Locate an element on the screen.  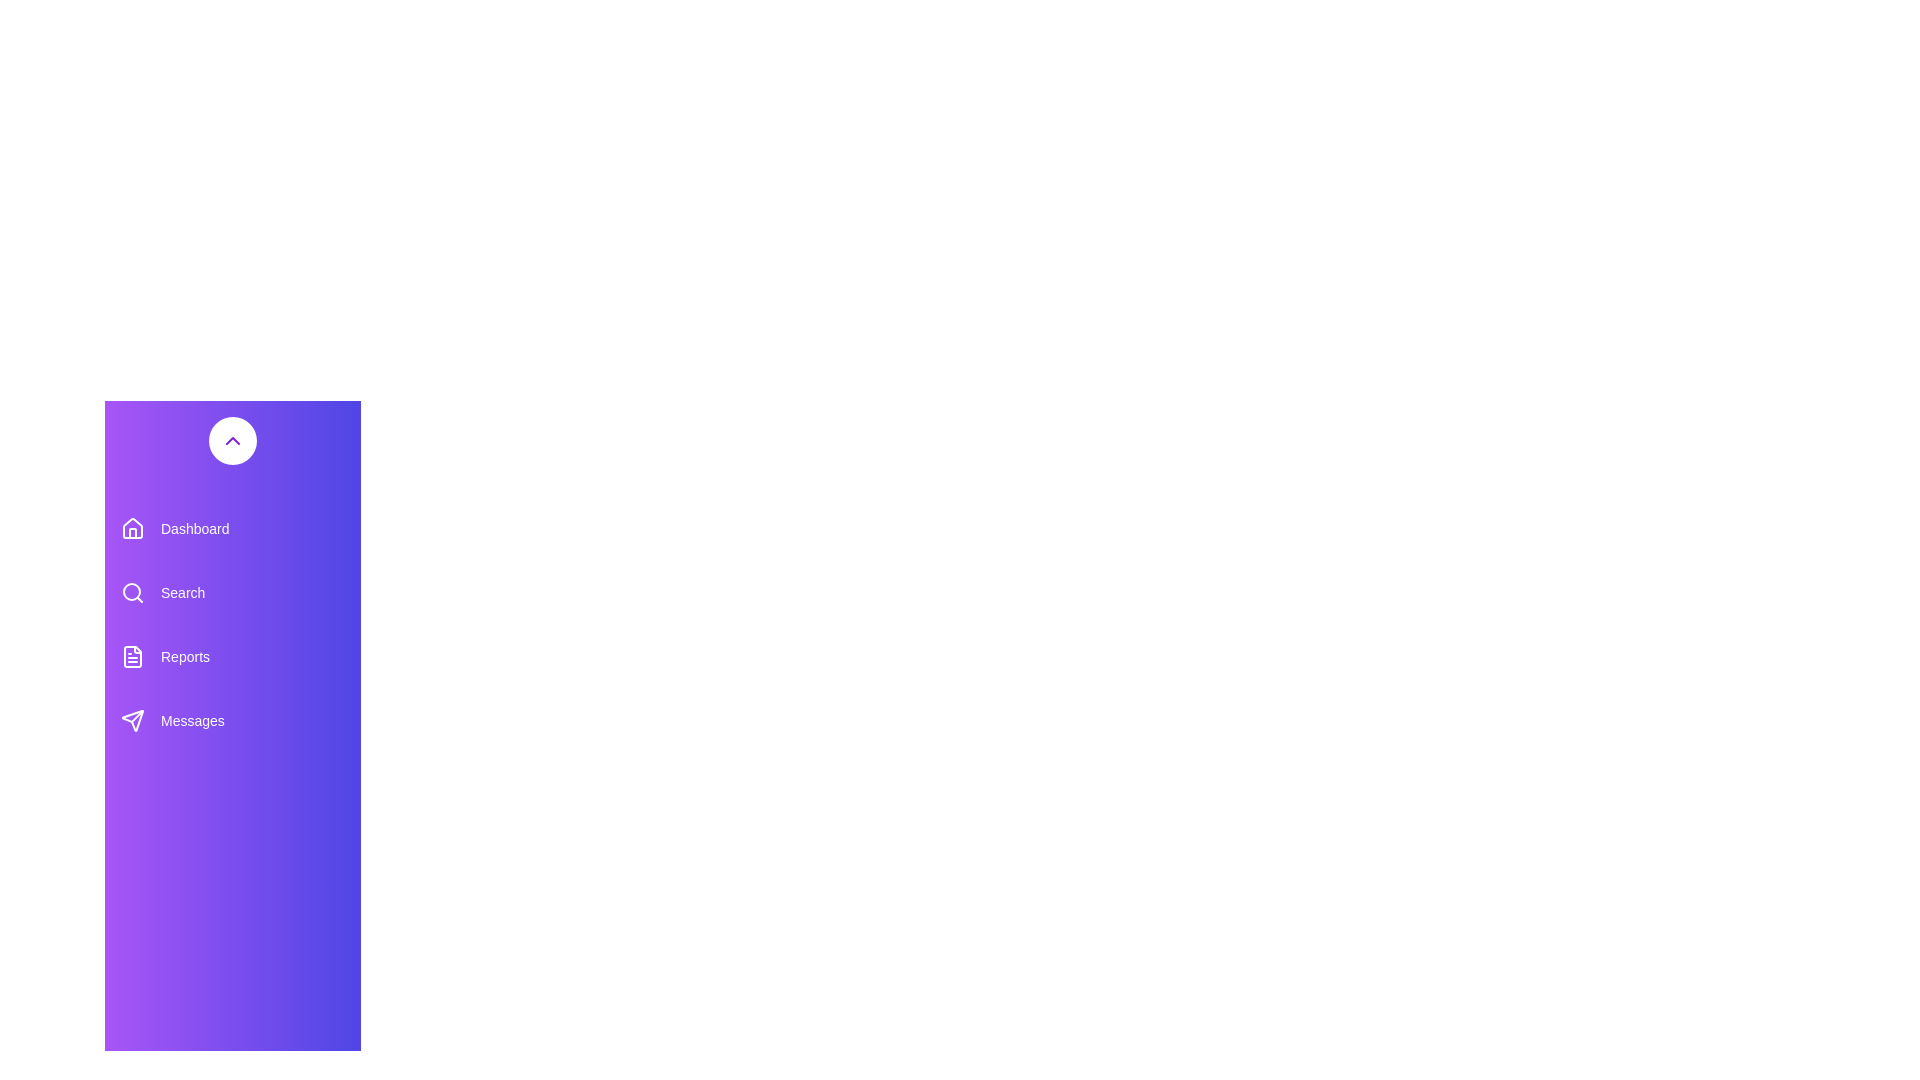
the 'Search' button in the navigation menu is located at coordinates (233, 592).